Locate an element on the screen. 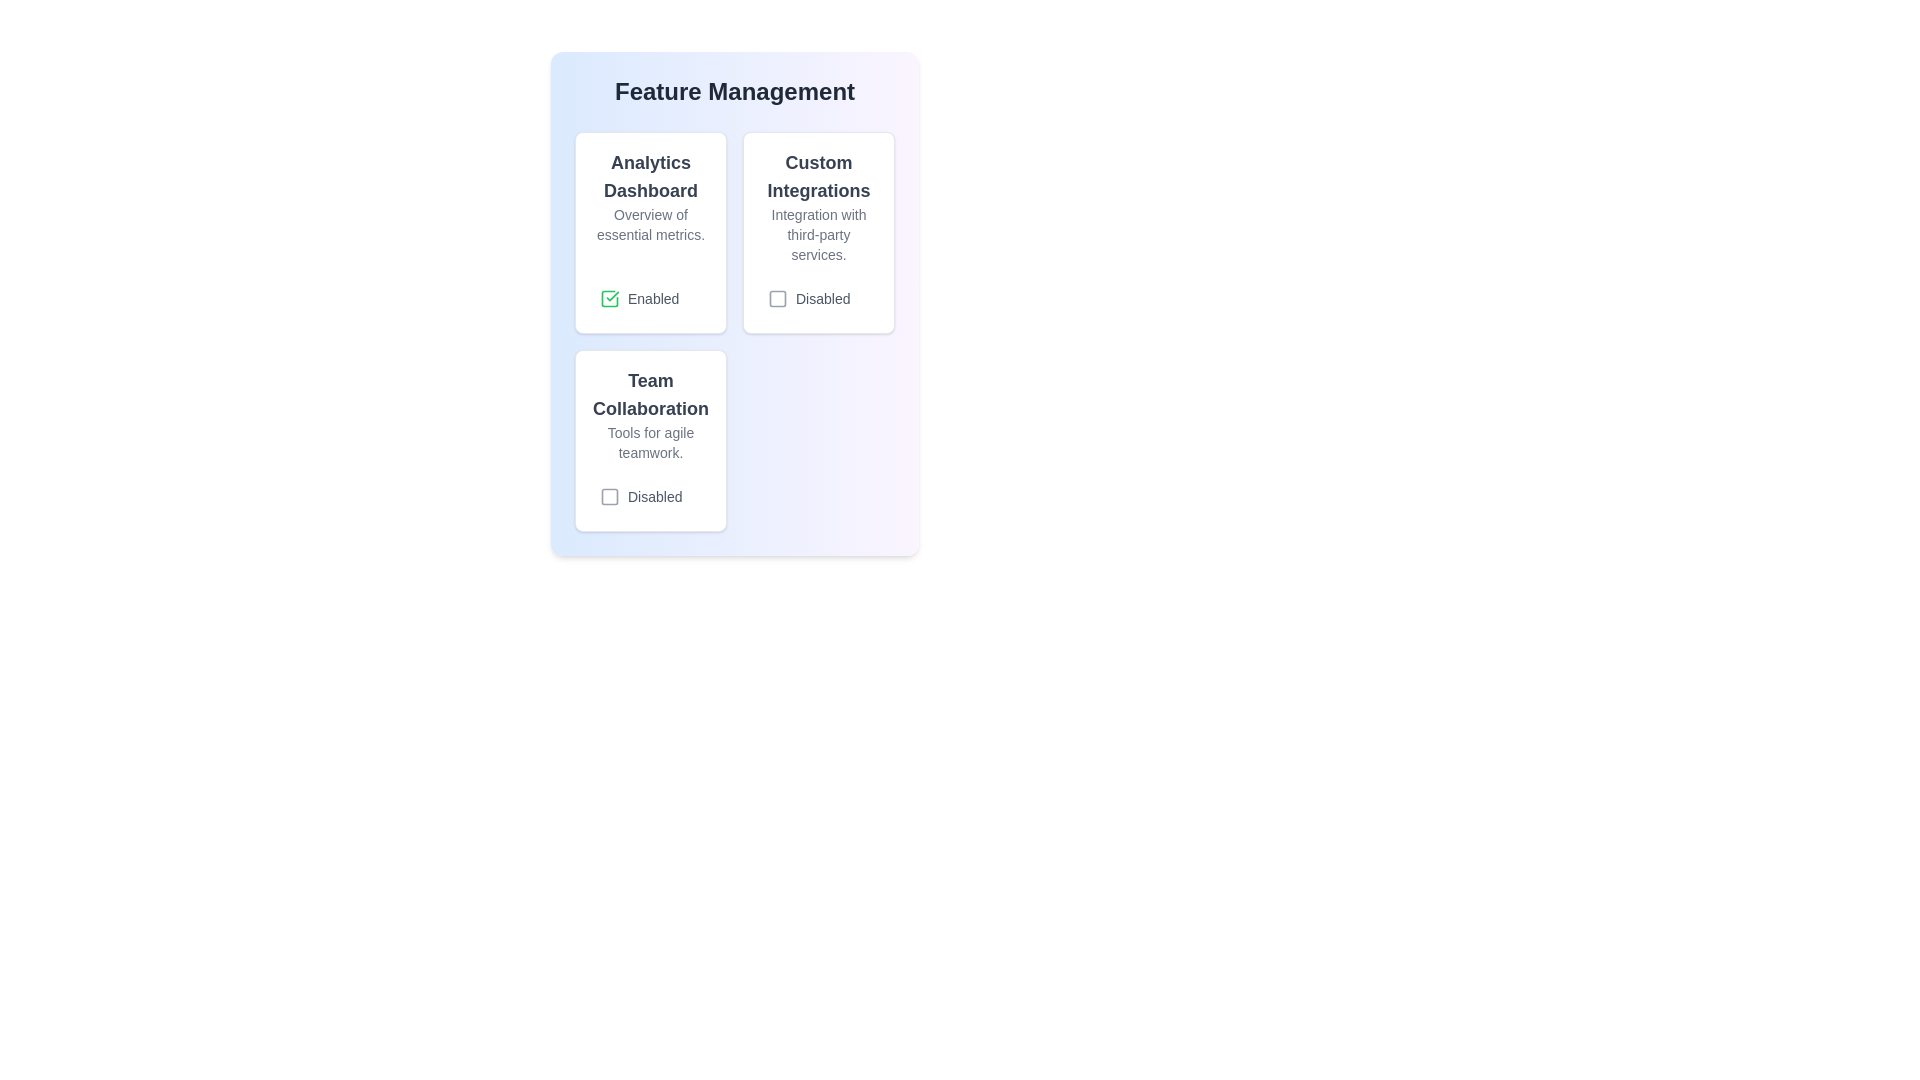 This screenshot has height=1080, width=1920. the header text label indicating 'Custom Integrations' located at the top of the second card in the 'Feature Management' section is located at coordinates (819, 176).